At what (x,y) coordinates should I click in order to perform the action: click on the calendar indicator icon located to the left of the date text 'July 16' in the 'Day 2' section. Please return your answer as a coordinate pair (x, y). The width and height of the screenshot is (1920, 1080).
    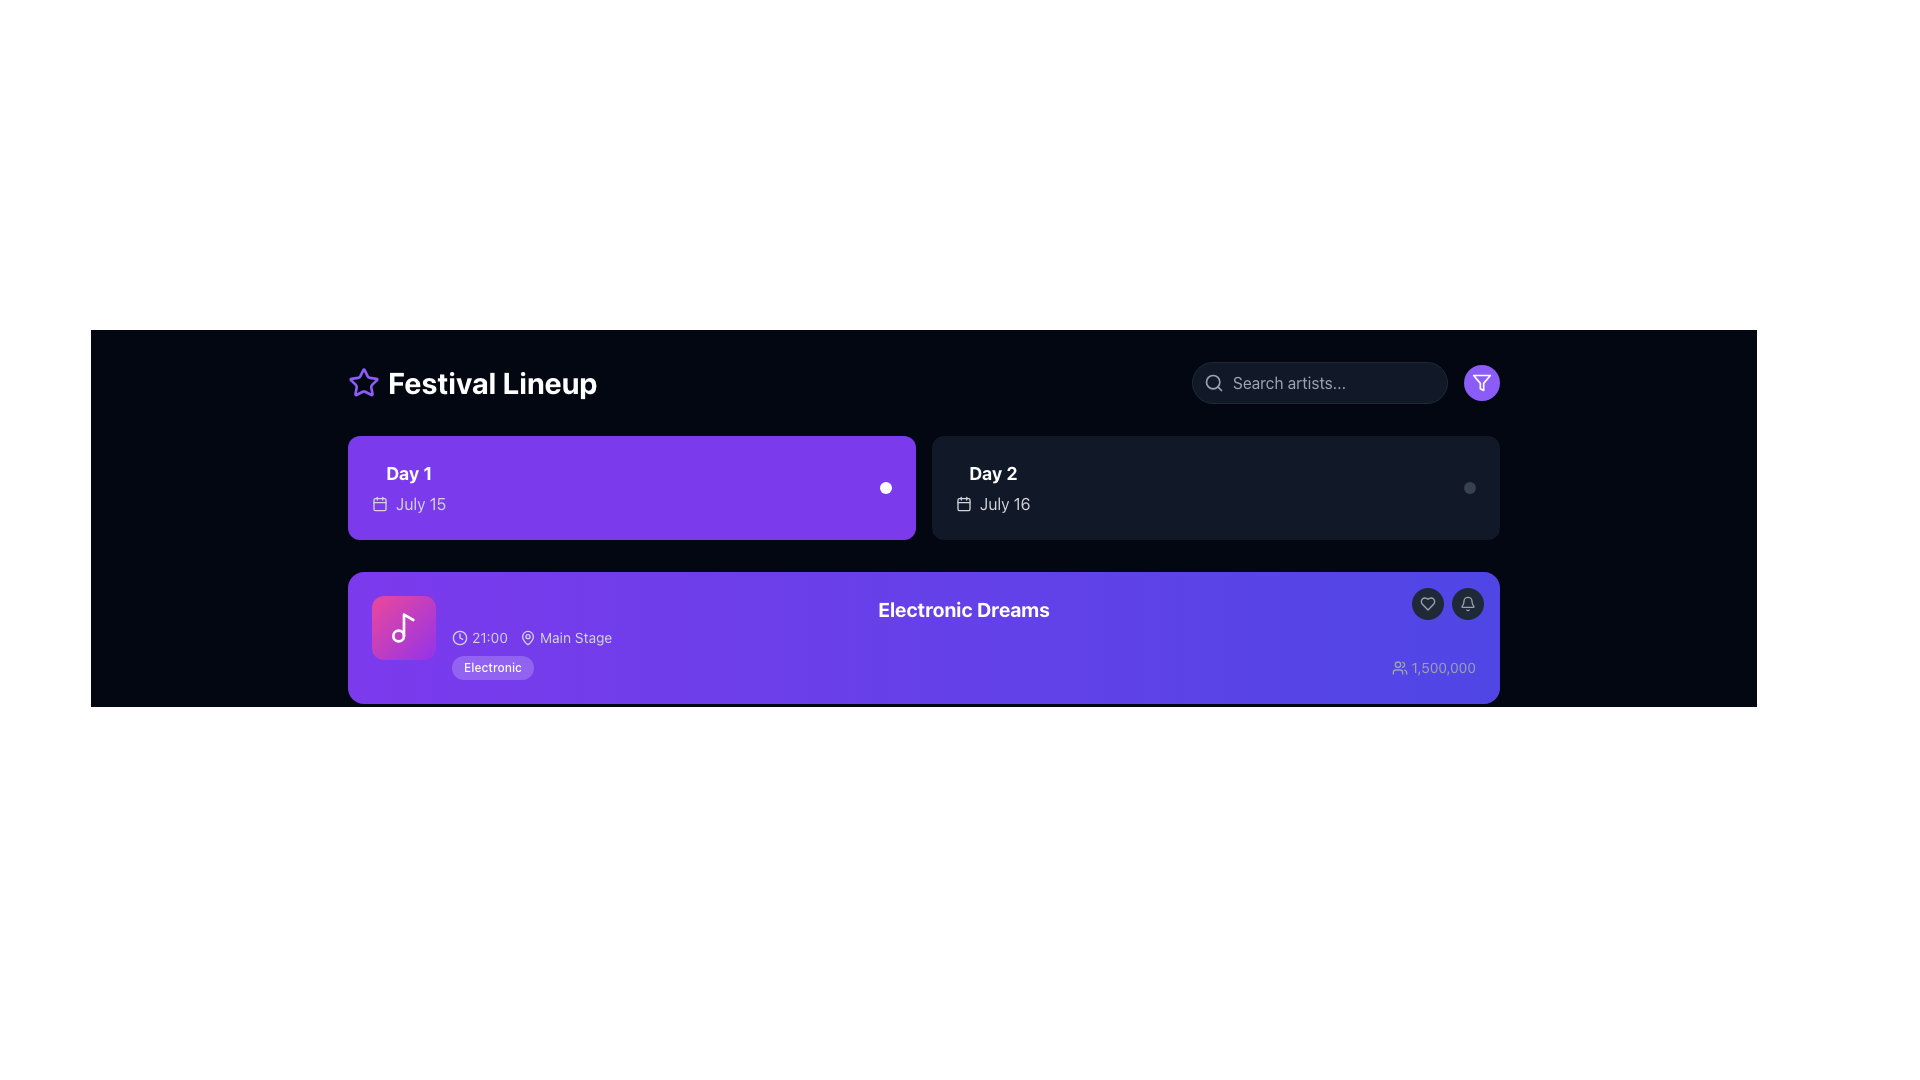
    Looking at the image, I should click on (964, 503).